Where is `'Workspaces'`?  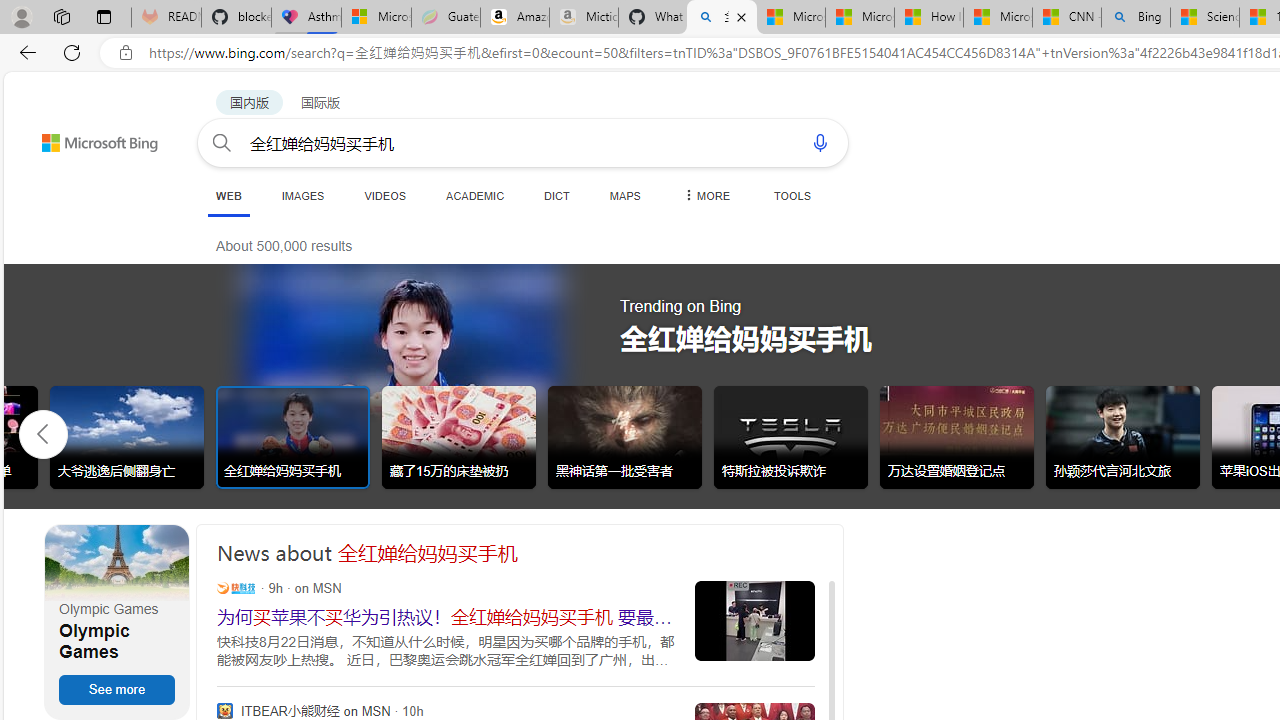
'Workspaces' is located at coordinates (61, 16).